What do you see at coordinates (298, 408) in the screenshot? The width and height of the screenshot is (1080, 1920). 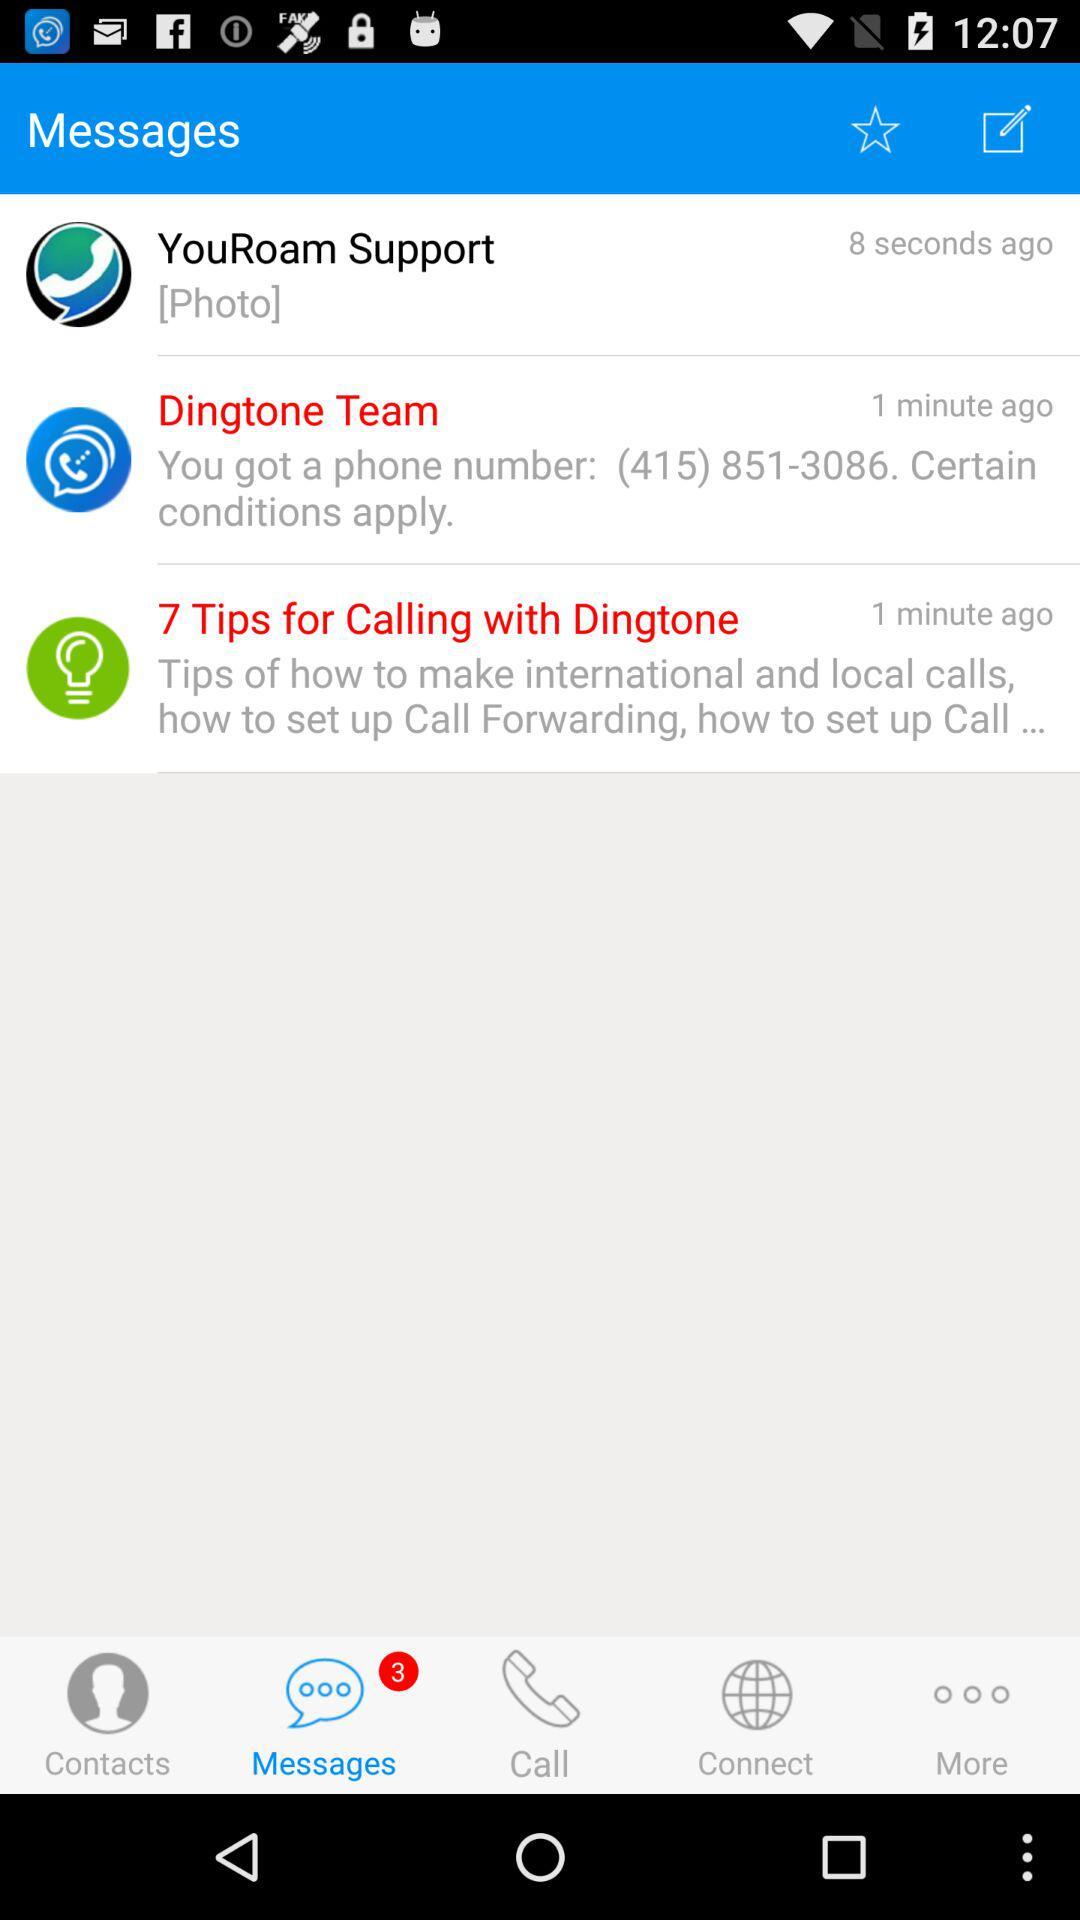 I see `icon above the you got a item` at bounding box center [298, 408].